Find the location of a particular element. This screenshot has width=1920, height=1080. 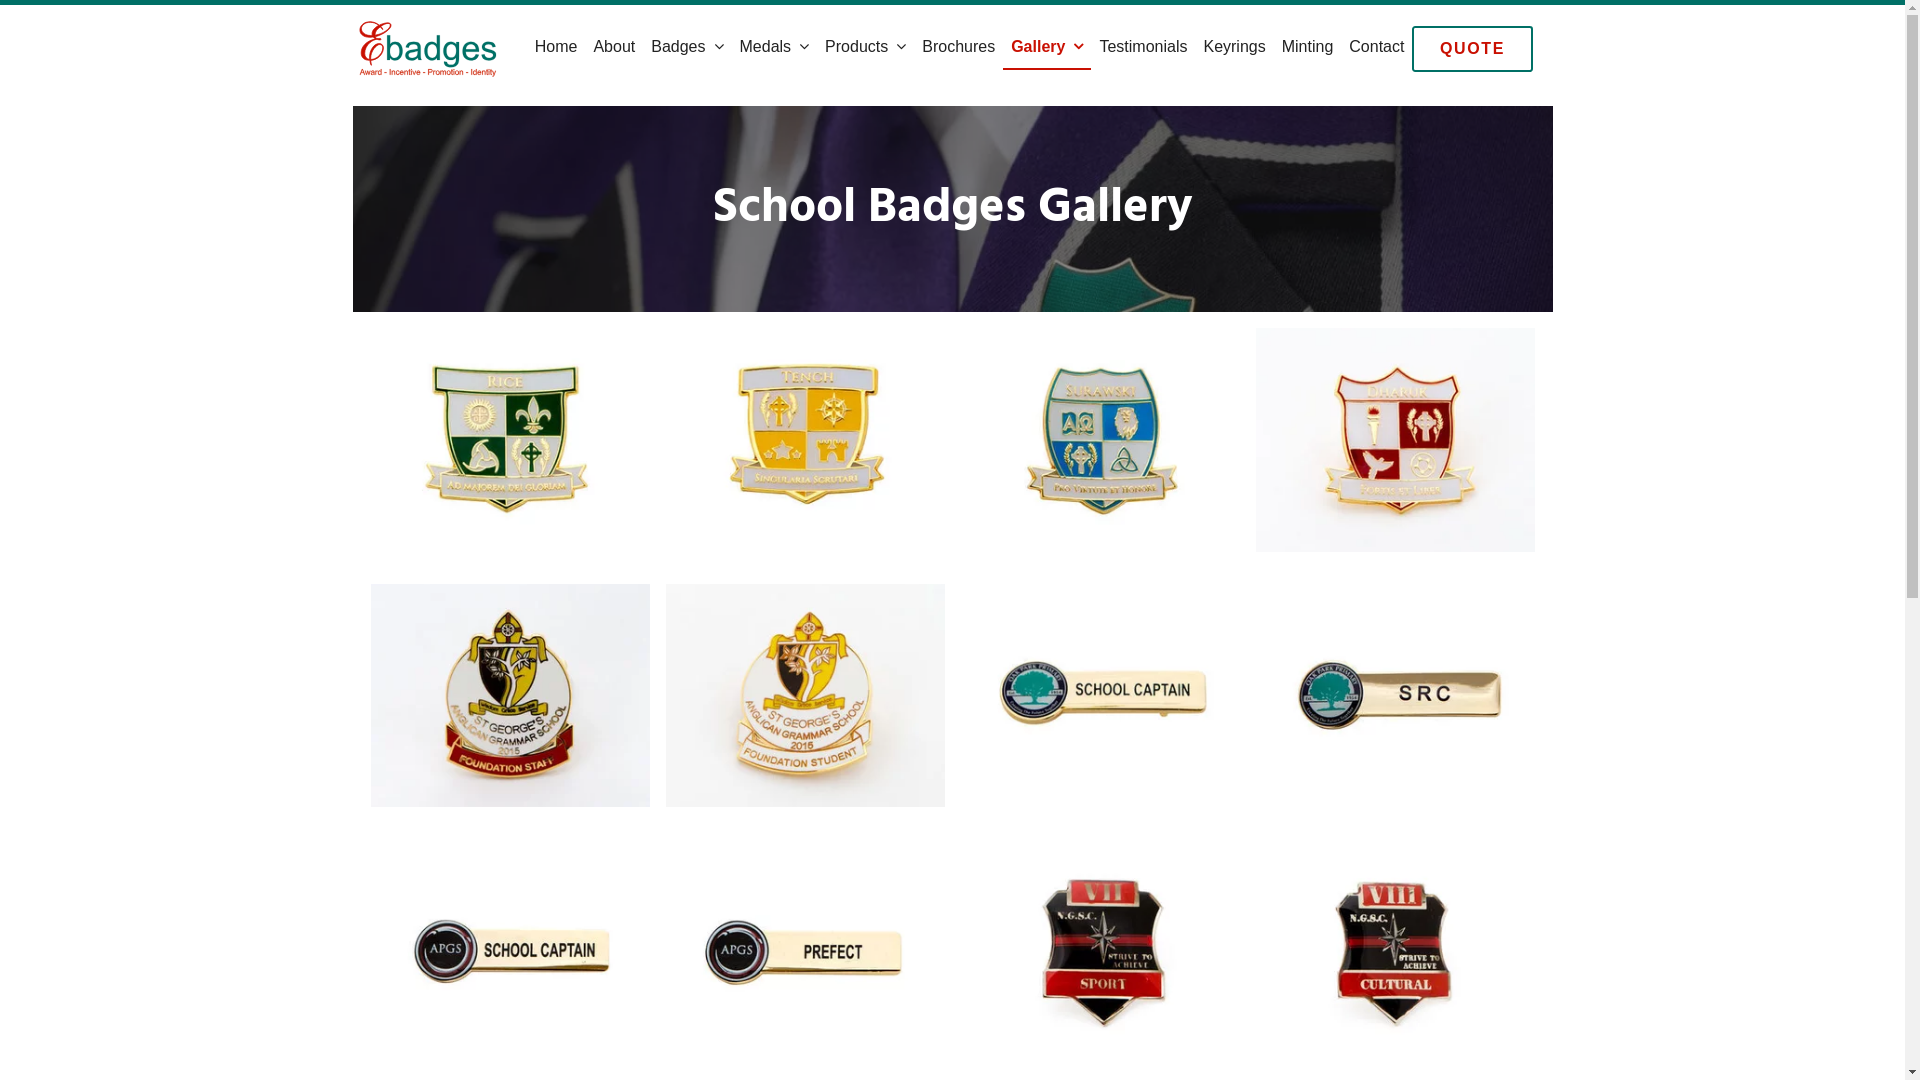

'Products' is located at coordinates (865, 46).